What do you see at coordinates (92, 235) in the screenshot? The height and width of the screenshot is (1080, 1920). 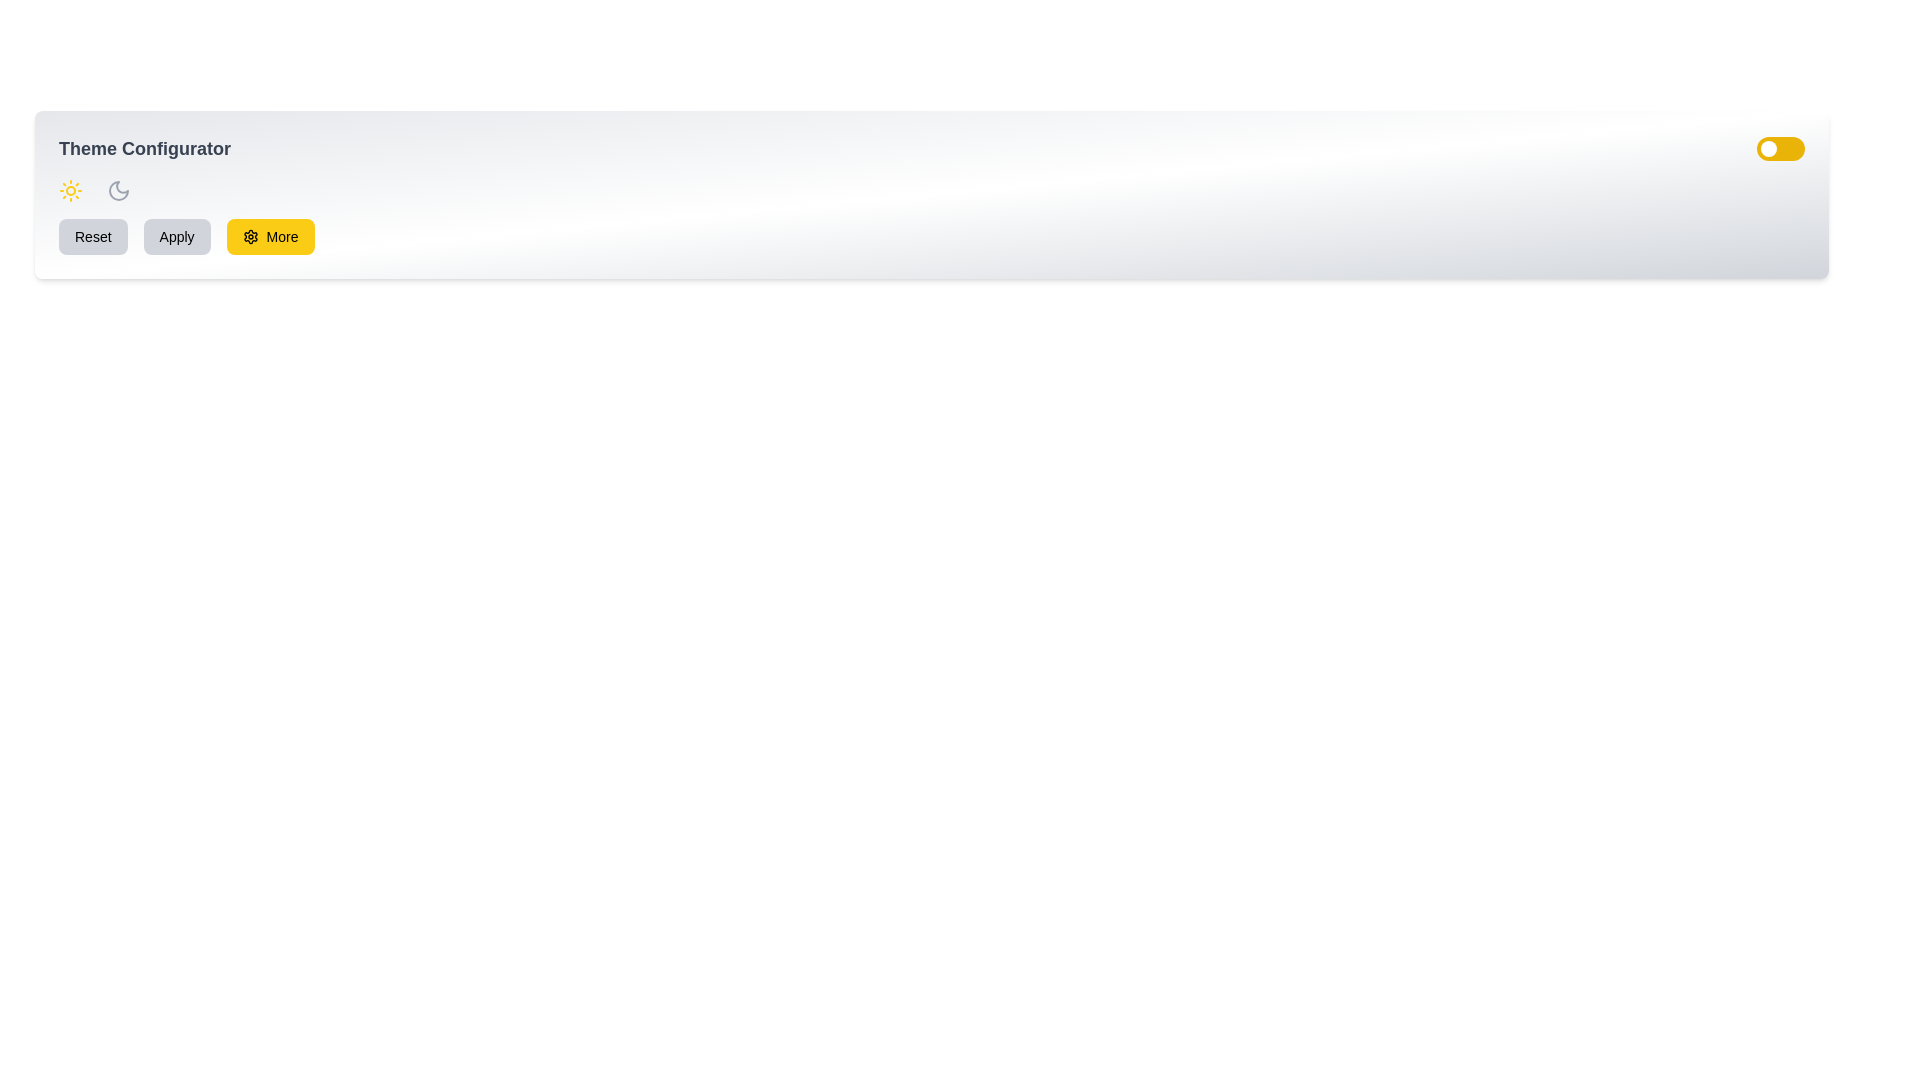 I see `the 'Reset' button, which is the first button in a row with a light gray background that changes on hover` at bounding box center [92, 235].